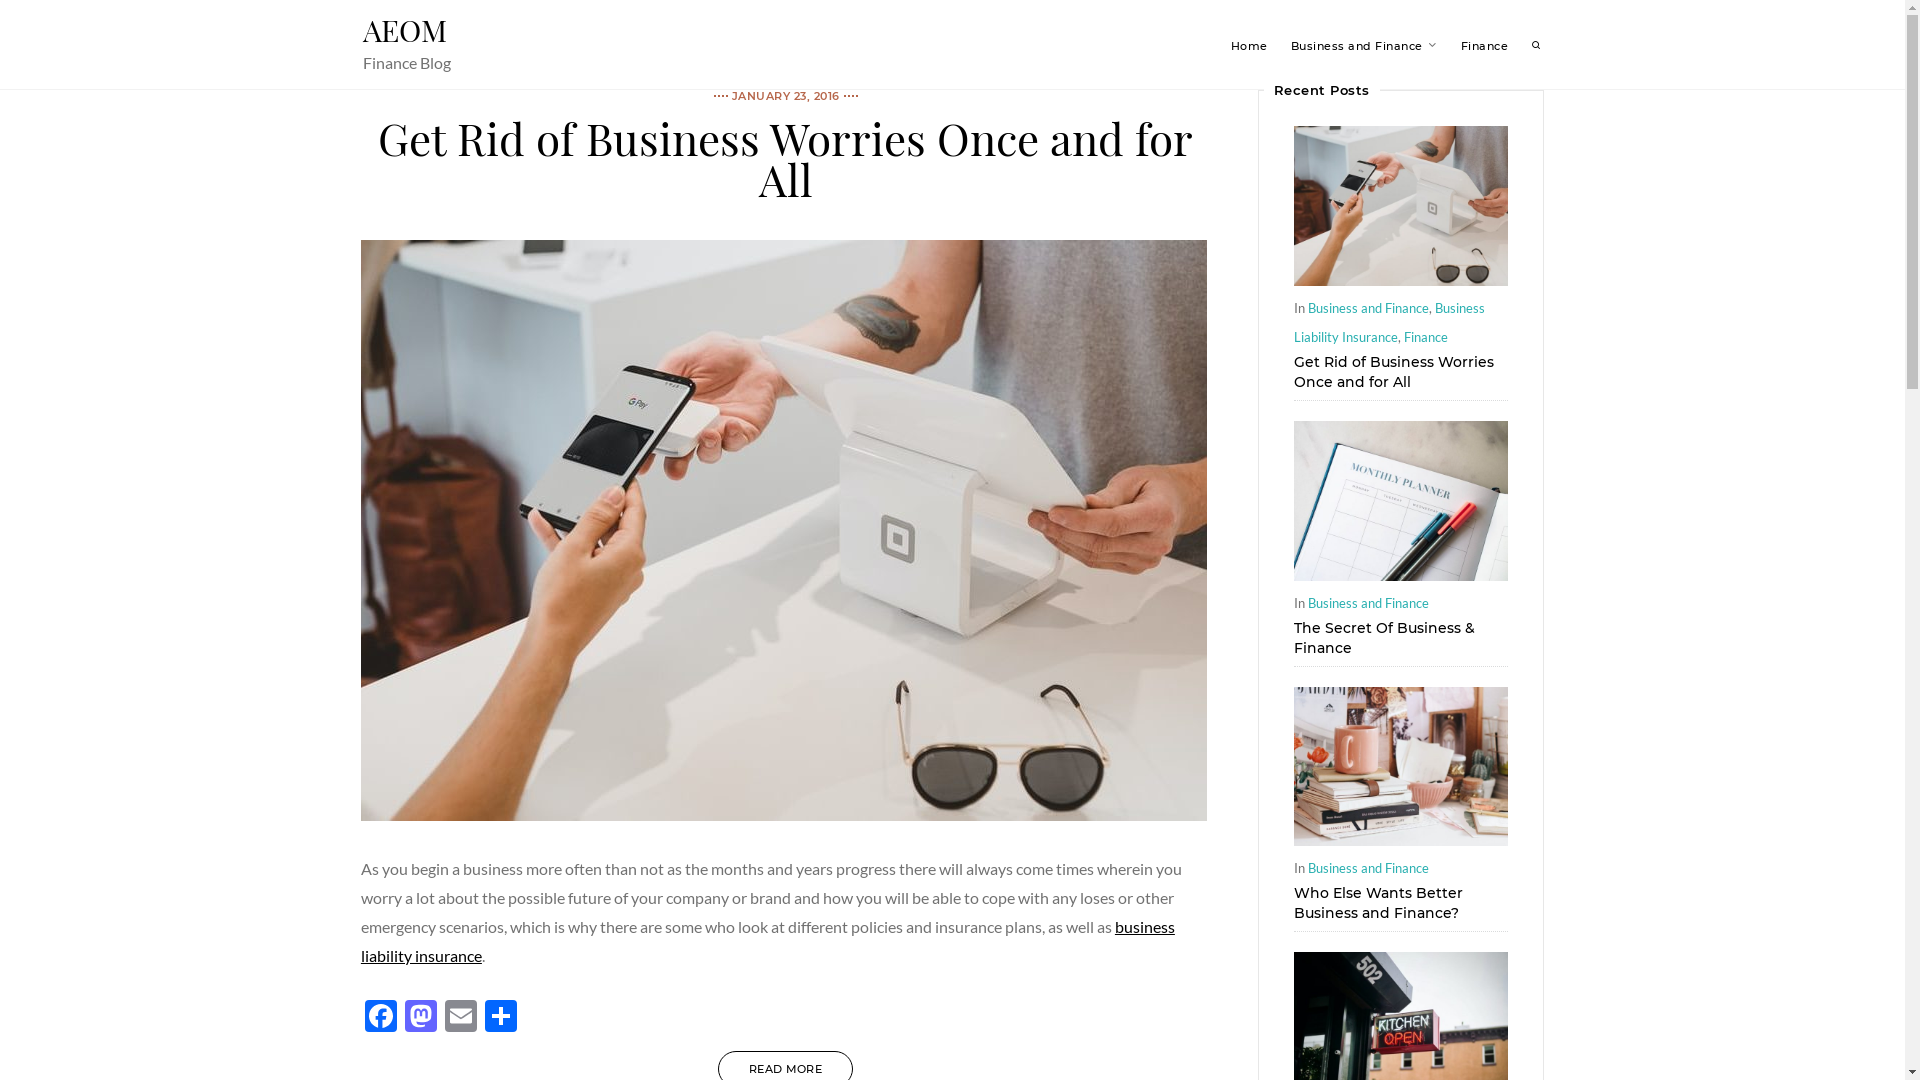 This screenshot has height=1080, width=1920. Describe the element at coordinates (1392, 371) in the screenshot. I see `'Get Rid of Business Worries Once and for All'` at that location.